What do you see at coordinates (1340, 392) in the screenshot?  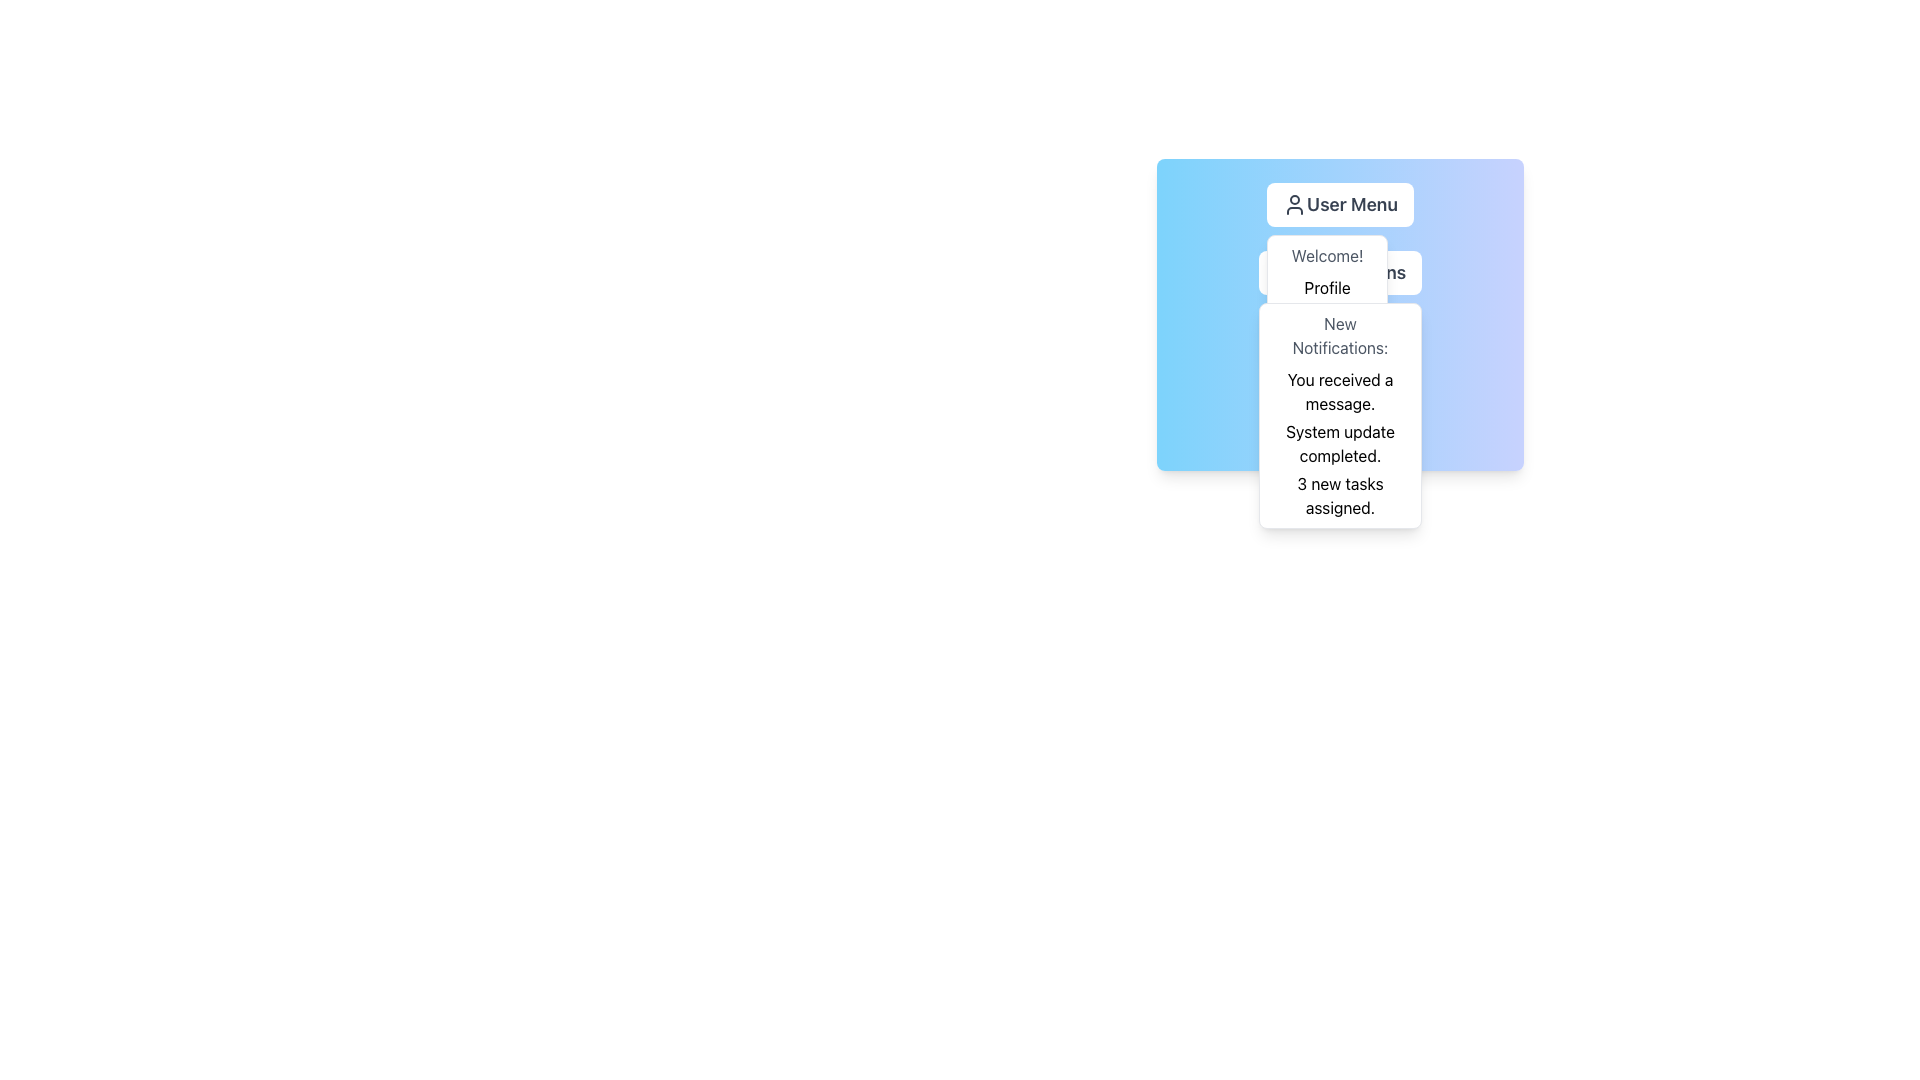 I see `the first text display notification that informs the user about receiving a message, located directly beneath the 'New Notifications:' heading` at bounding box center [1340, 392].